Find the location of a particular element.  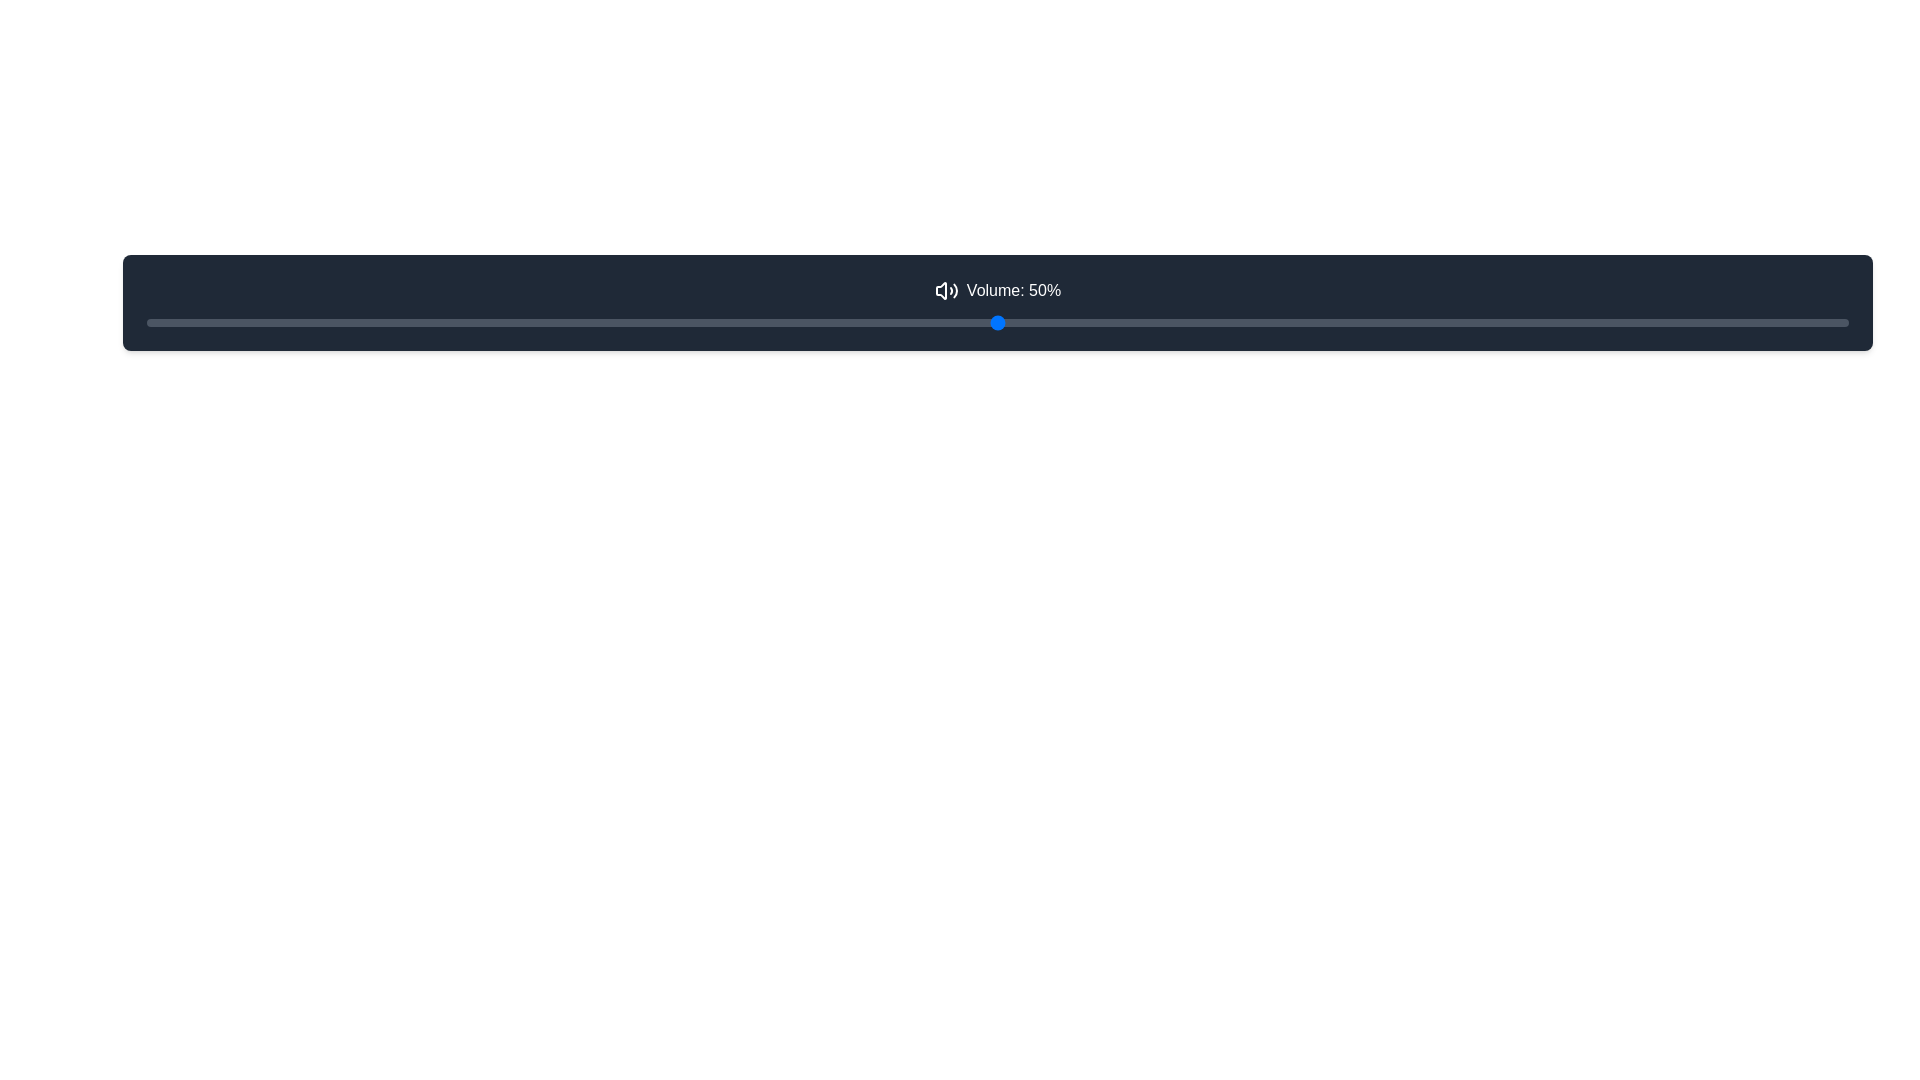

text label that displays the current volume level of 50%, positioned to the right of the sound icon in the dark horizontal bar at the top of the layout is located at coordinates (1013, 290).